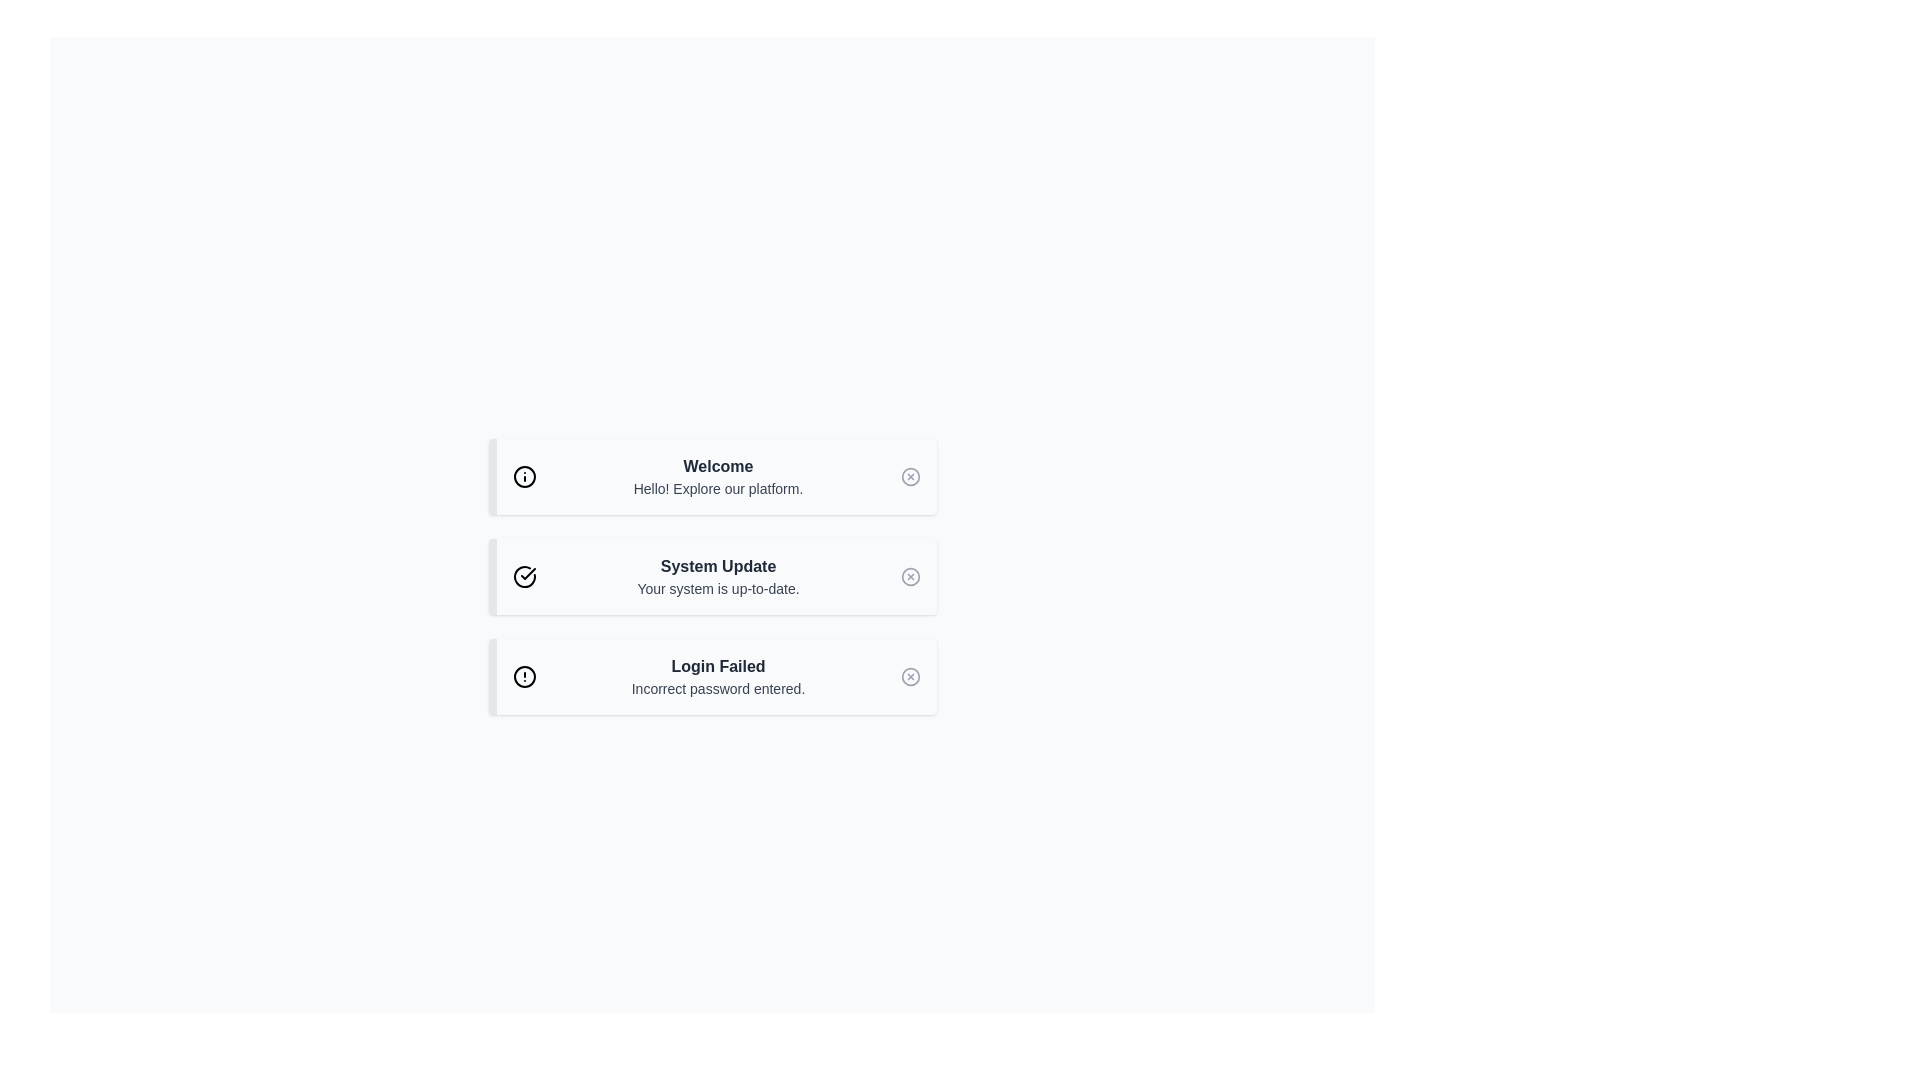  Describe the element at coordinates (718, 676) in the screenshot. I see `error notification message indicating the login attempt failed due to an incorrect password, which is located in the third row of the notification list` at that location.